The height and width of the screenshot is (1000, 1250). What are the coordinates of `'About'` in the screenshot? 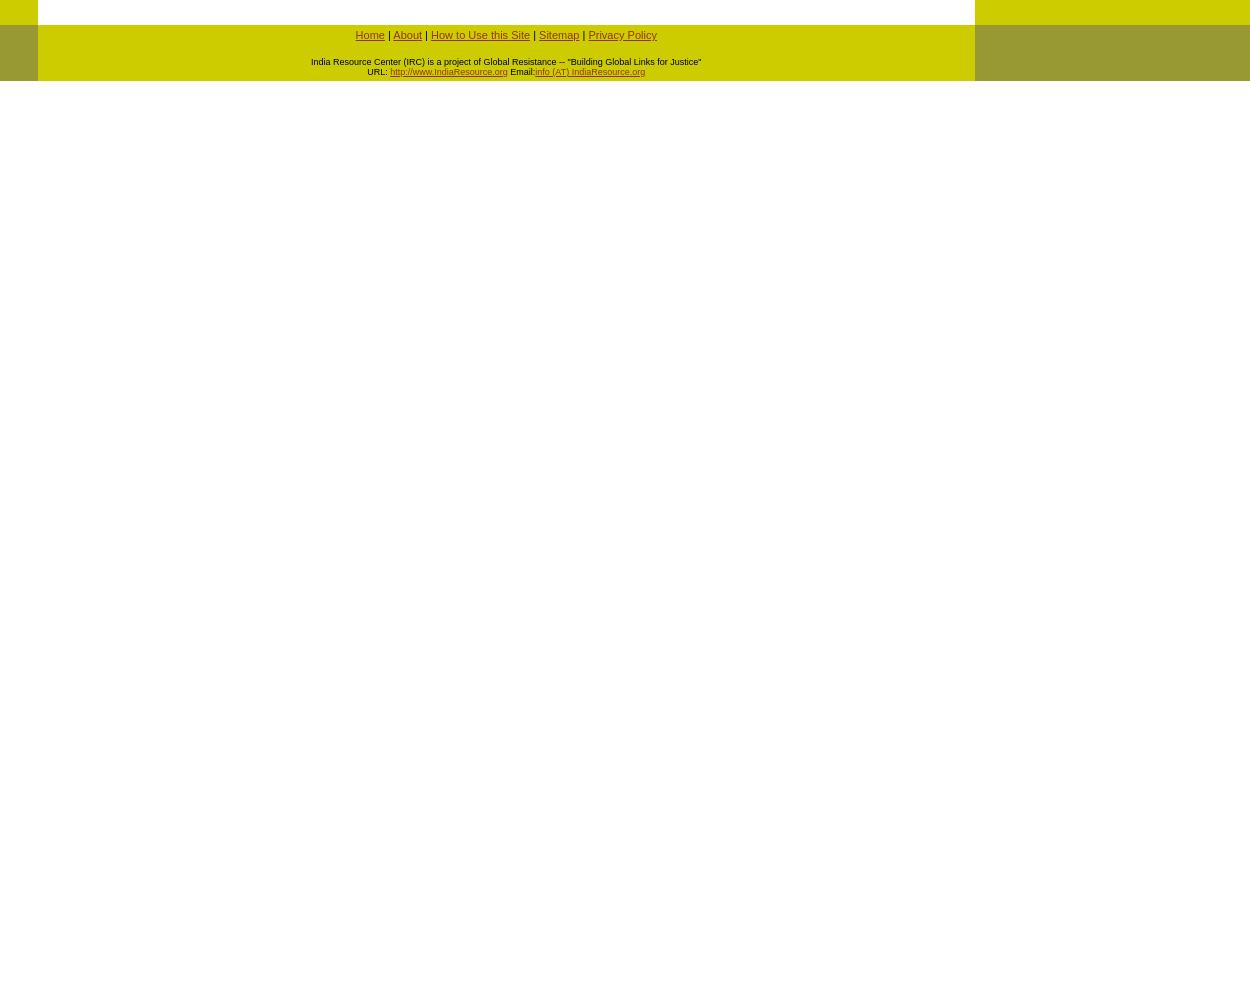 It's located at (393, 35).